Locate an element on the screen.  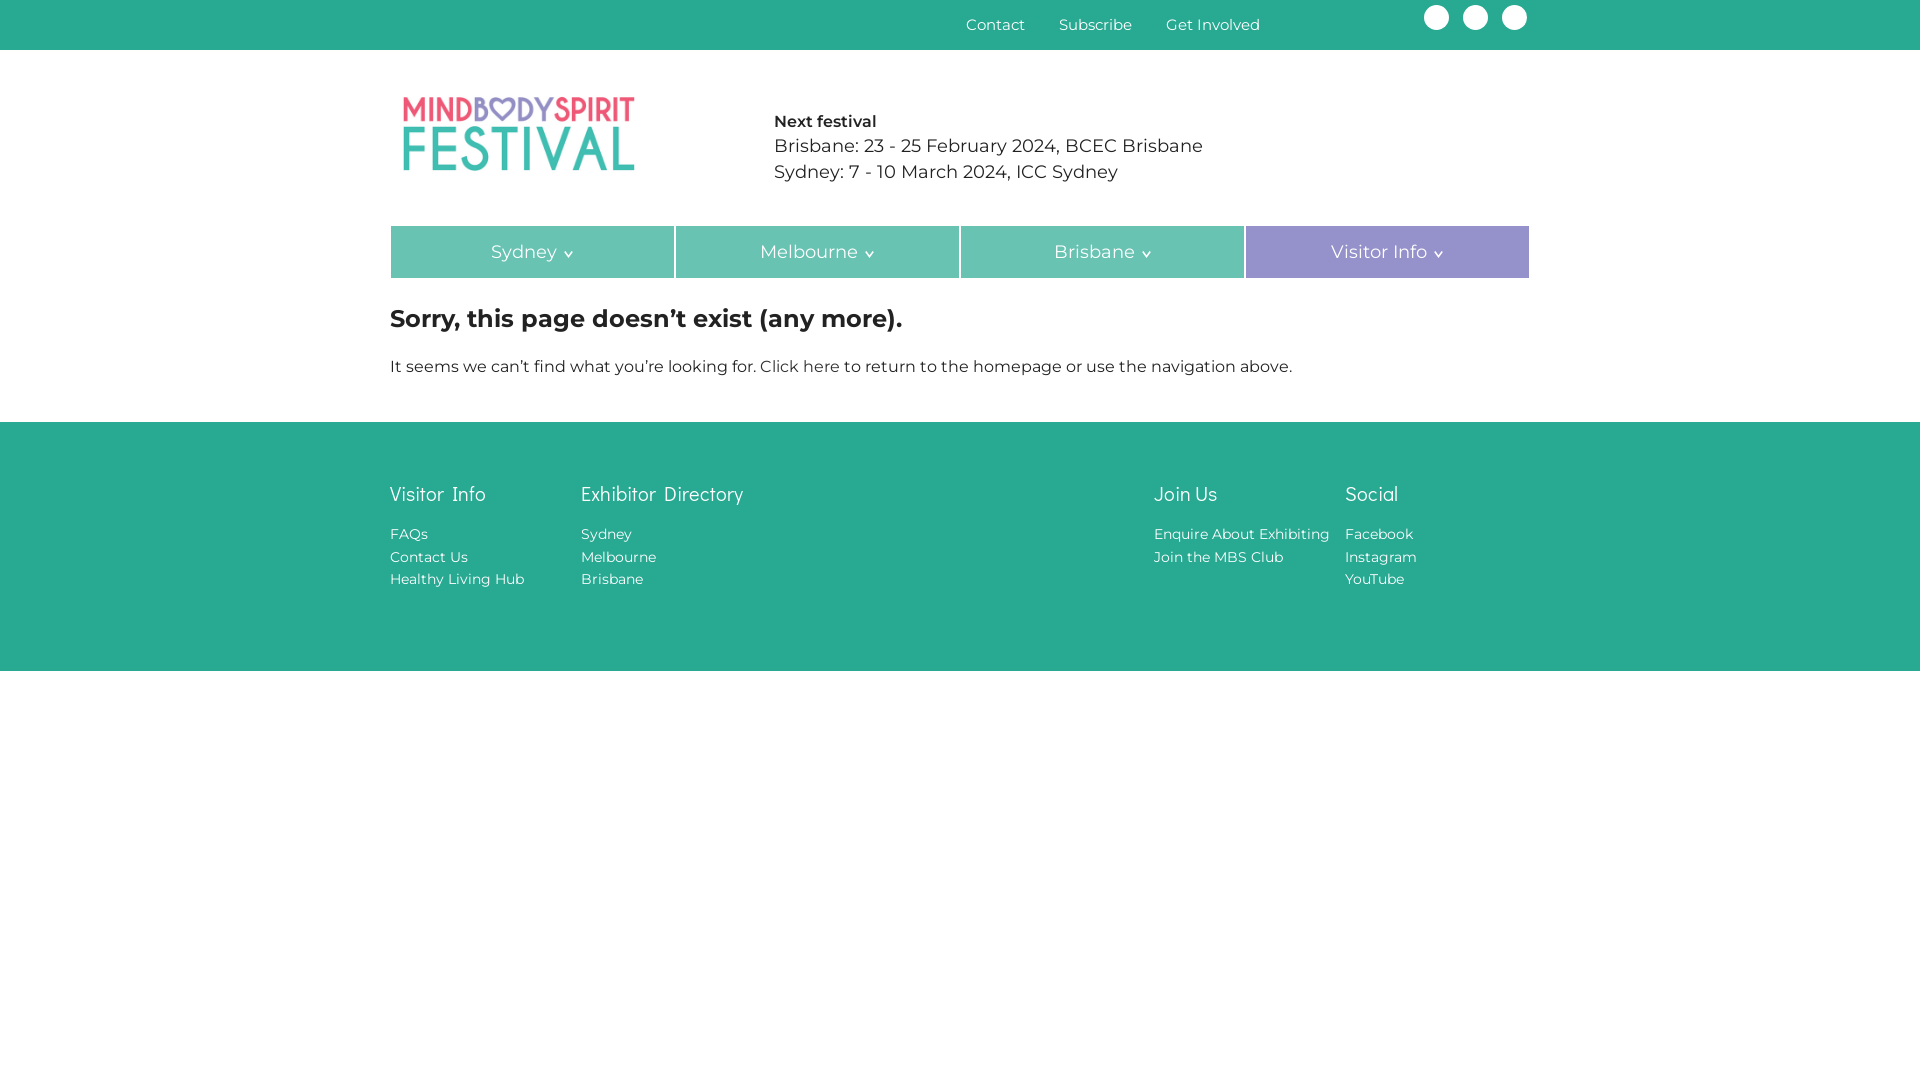
'Click here' is located at coordinates (758, 366).